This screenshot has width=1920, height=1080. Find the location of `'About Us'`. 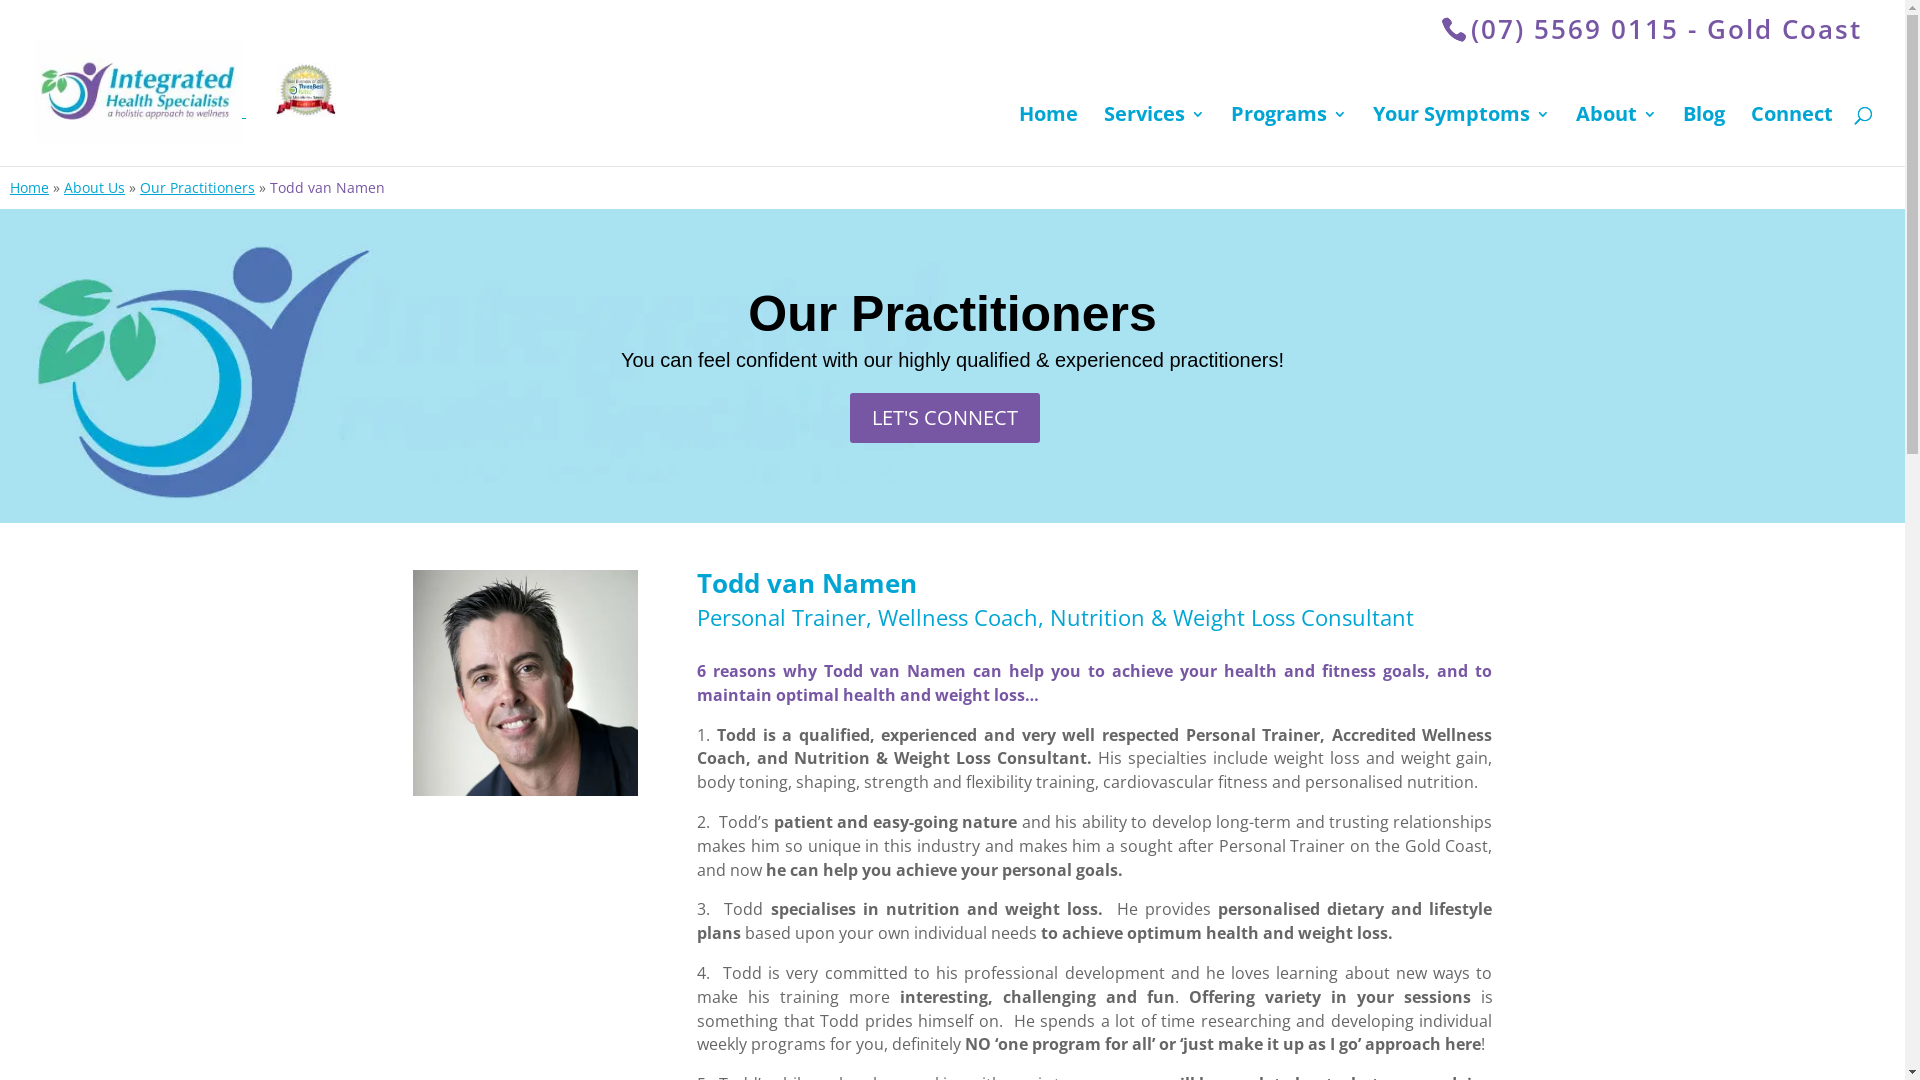

'About Us' is located at coordinates (93, 187).